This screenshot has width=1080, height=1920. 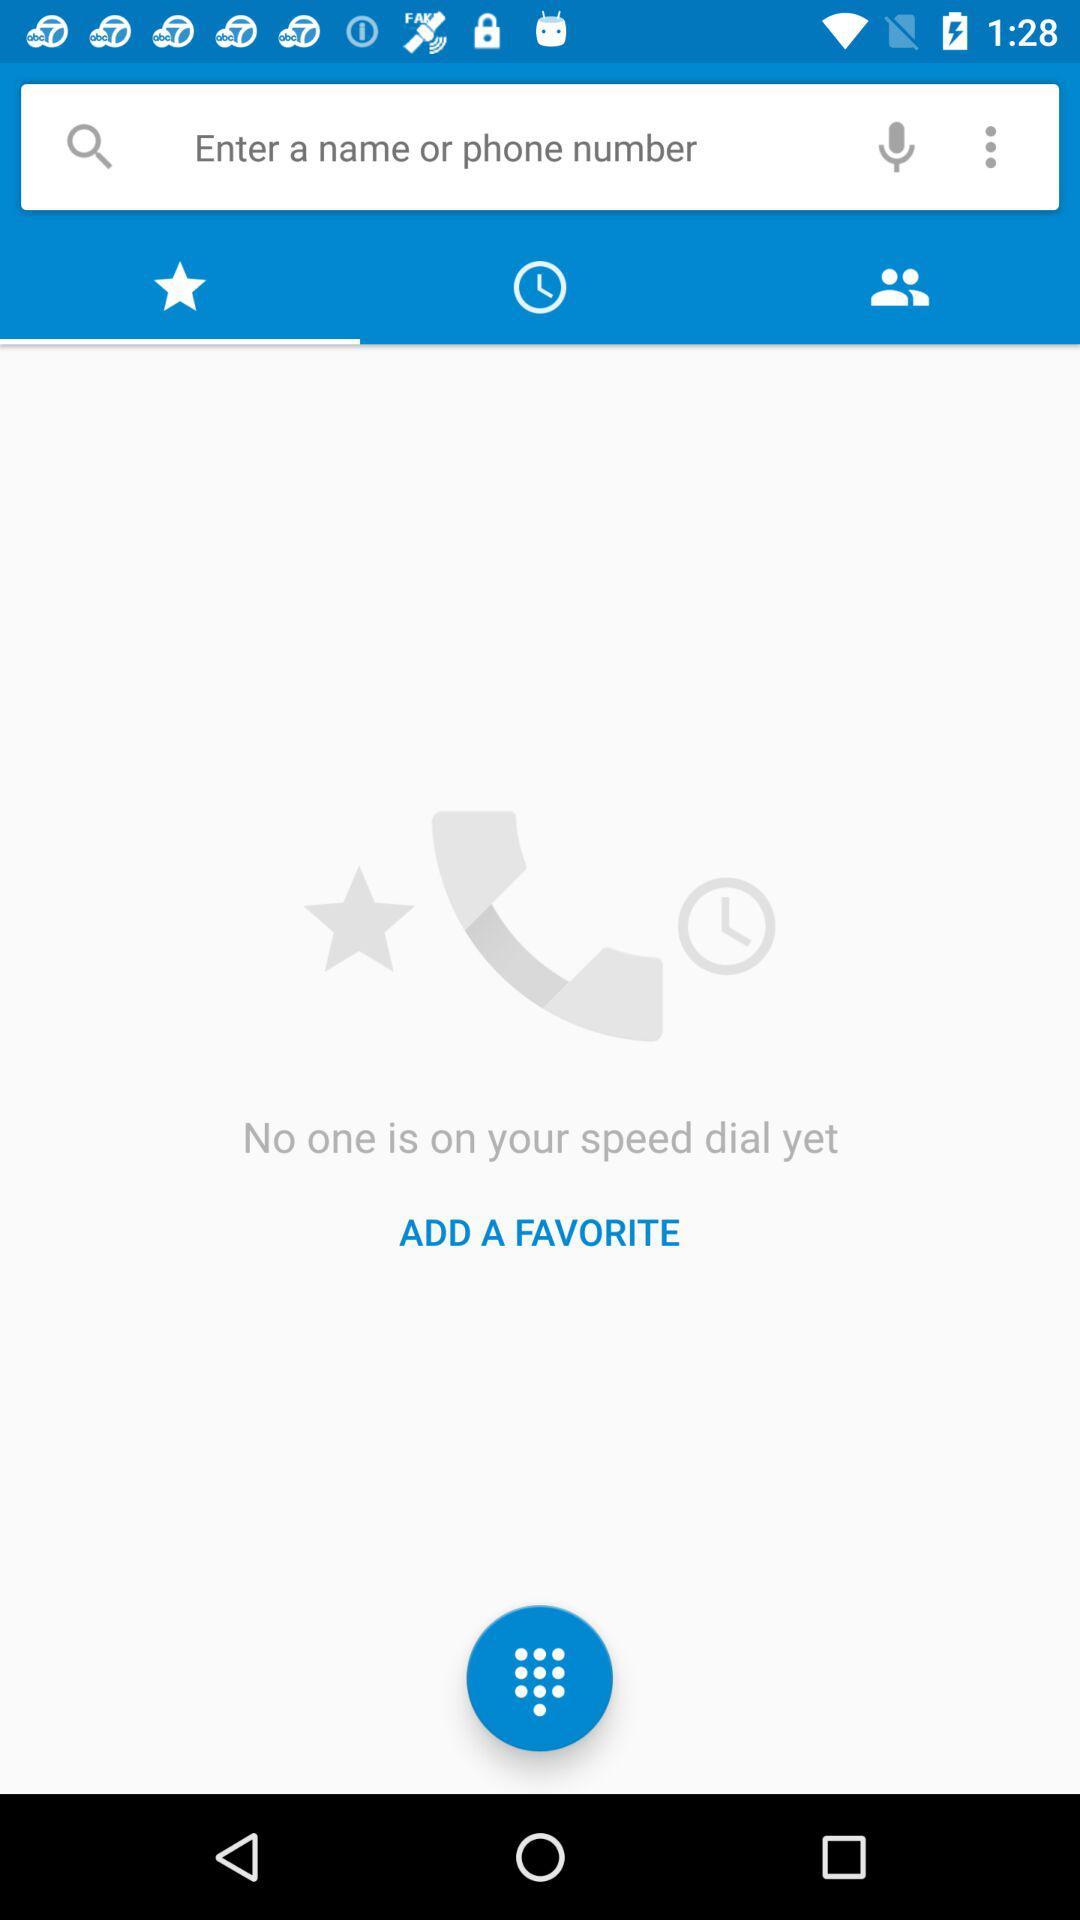 I want to click on the dialpad icon, so click(x=540, y=1678).